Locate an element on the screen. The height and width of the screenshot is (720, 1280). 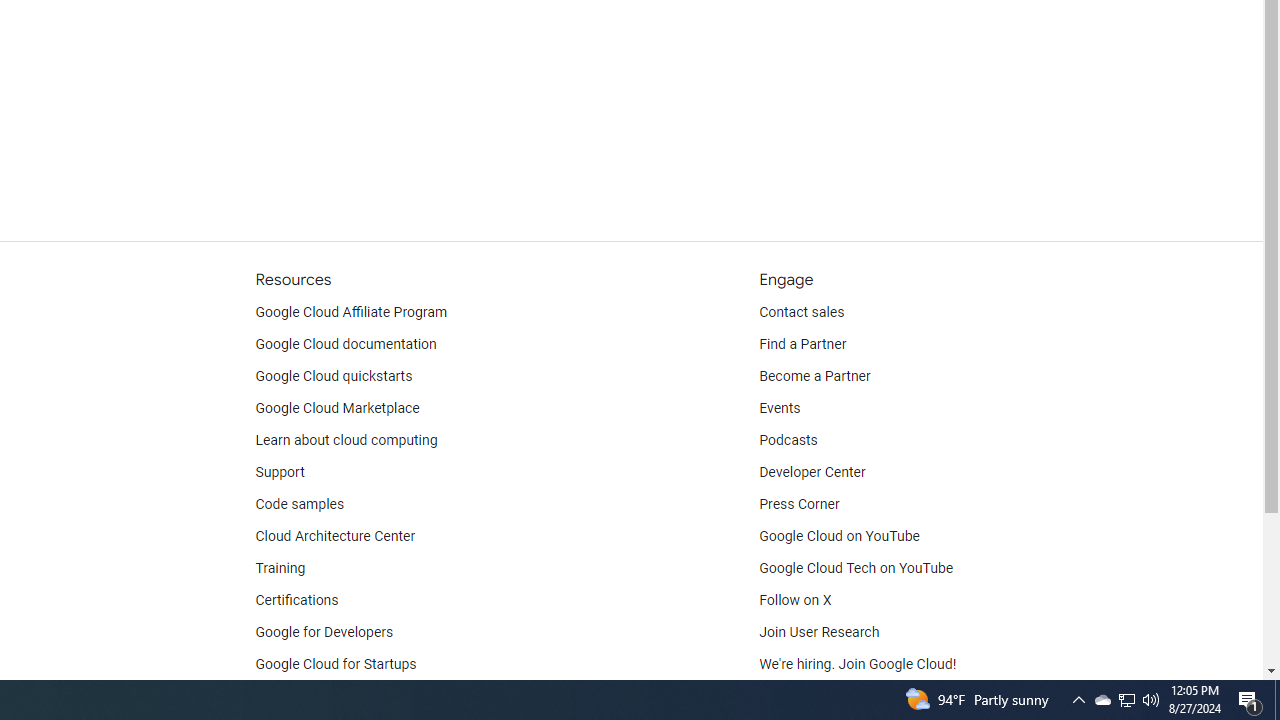
'Google Cloud Affiliate Program' is located at coordinates (351, 312).